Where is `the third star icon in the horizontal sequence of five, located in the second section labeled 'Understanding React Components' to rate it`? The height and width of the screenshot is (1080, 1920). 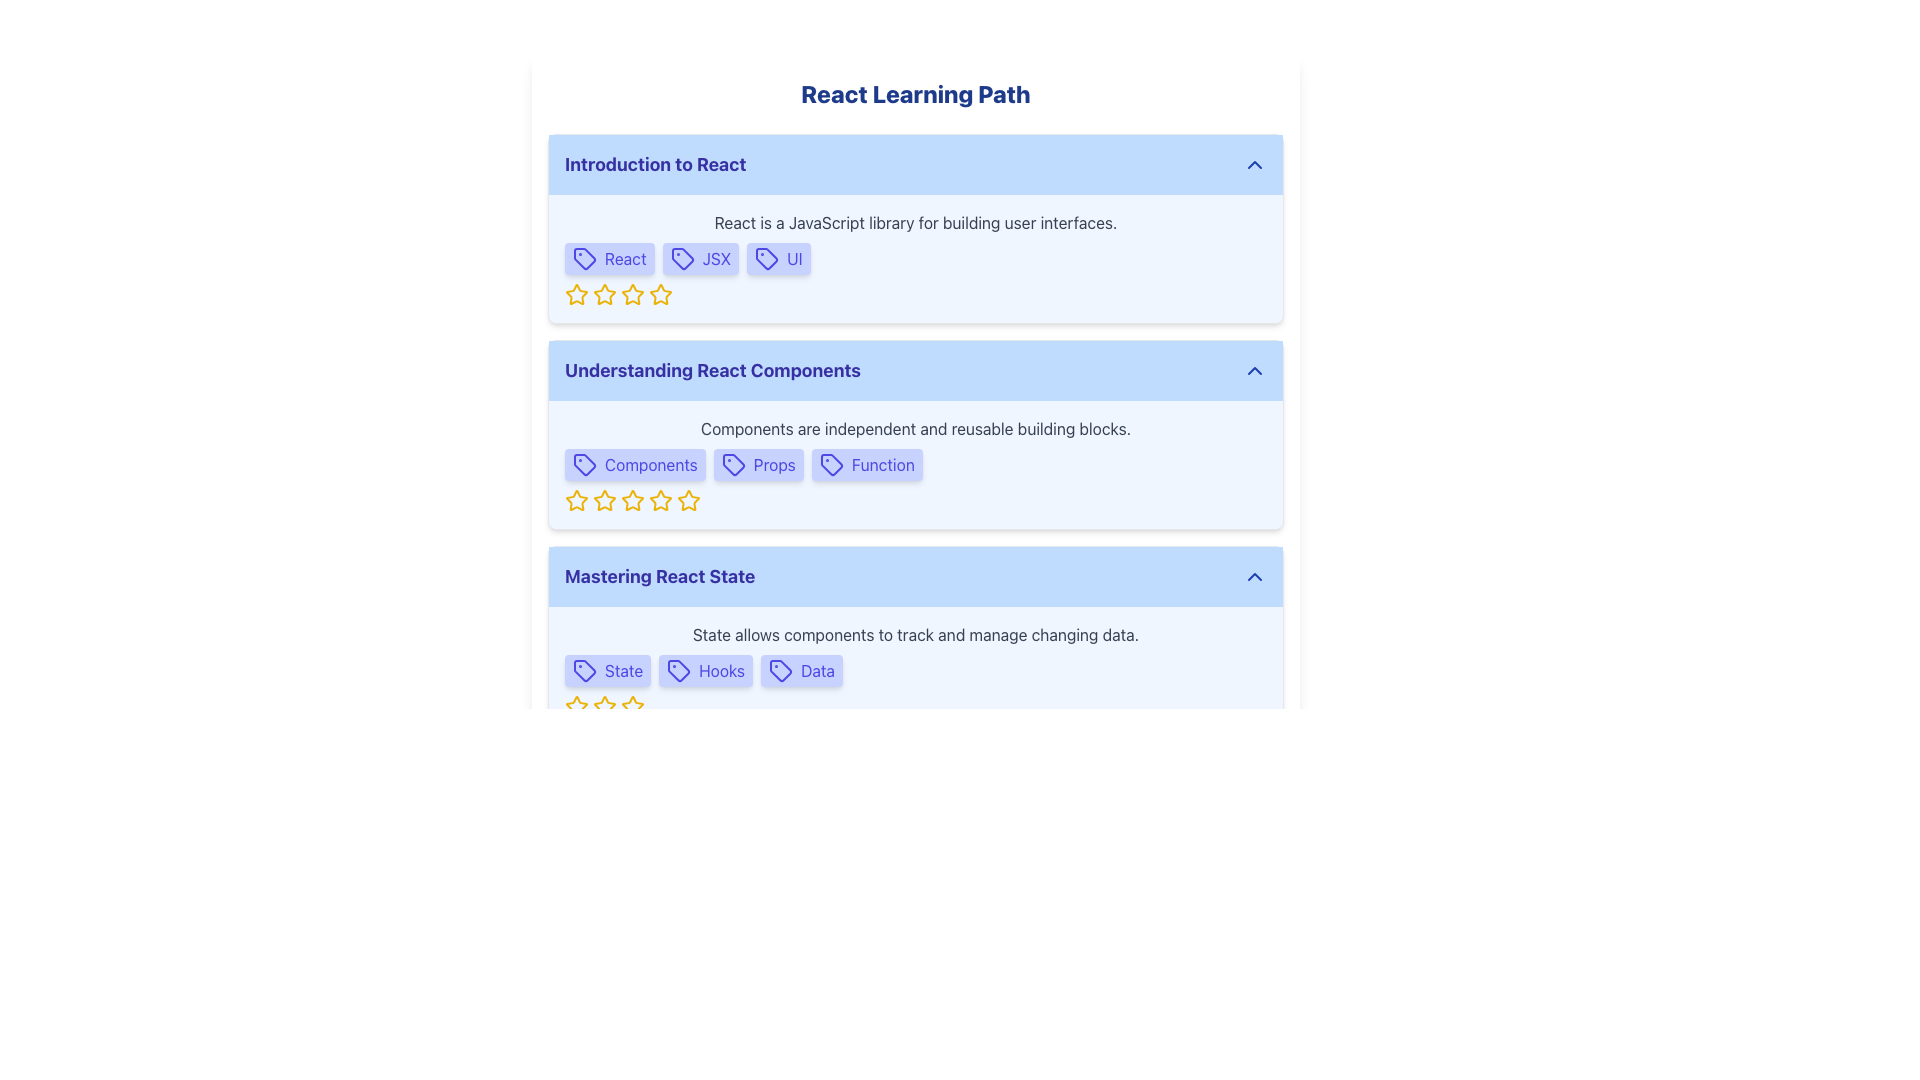 the third star icon in the horizontal sequence of five, located in the second section labeled 'Understanding React Components' to rate it is located at coordinates (603, 500).